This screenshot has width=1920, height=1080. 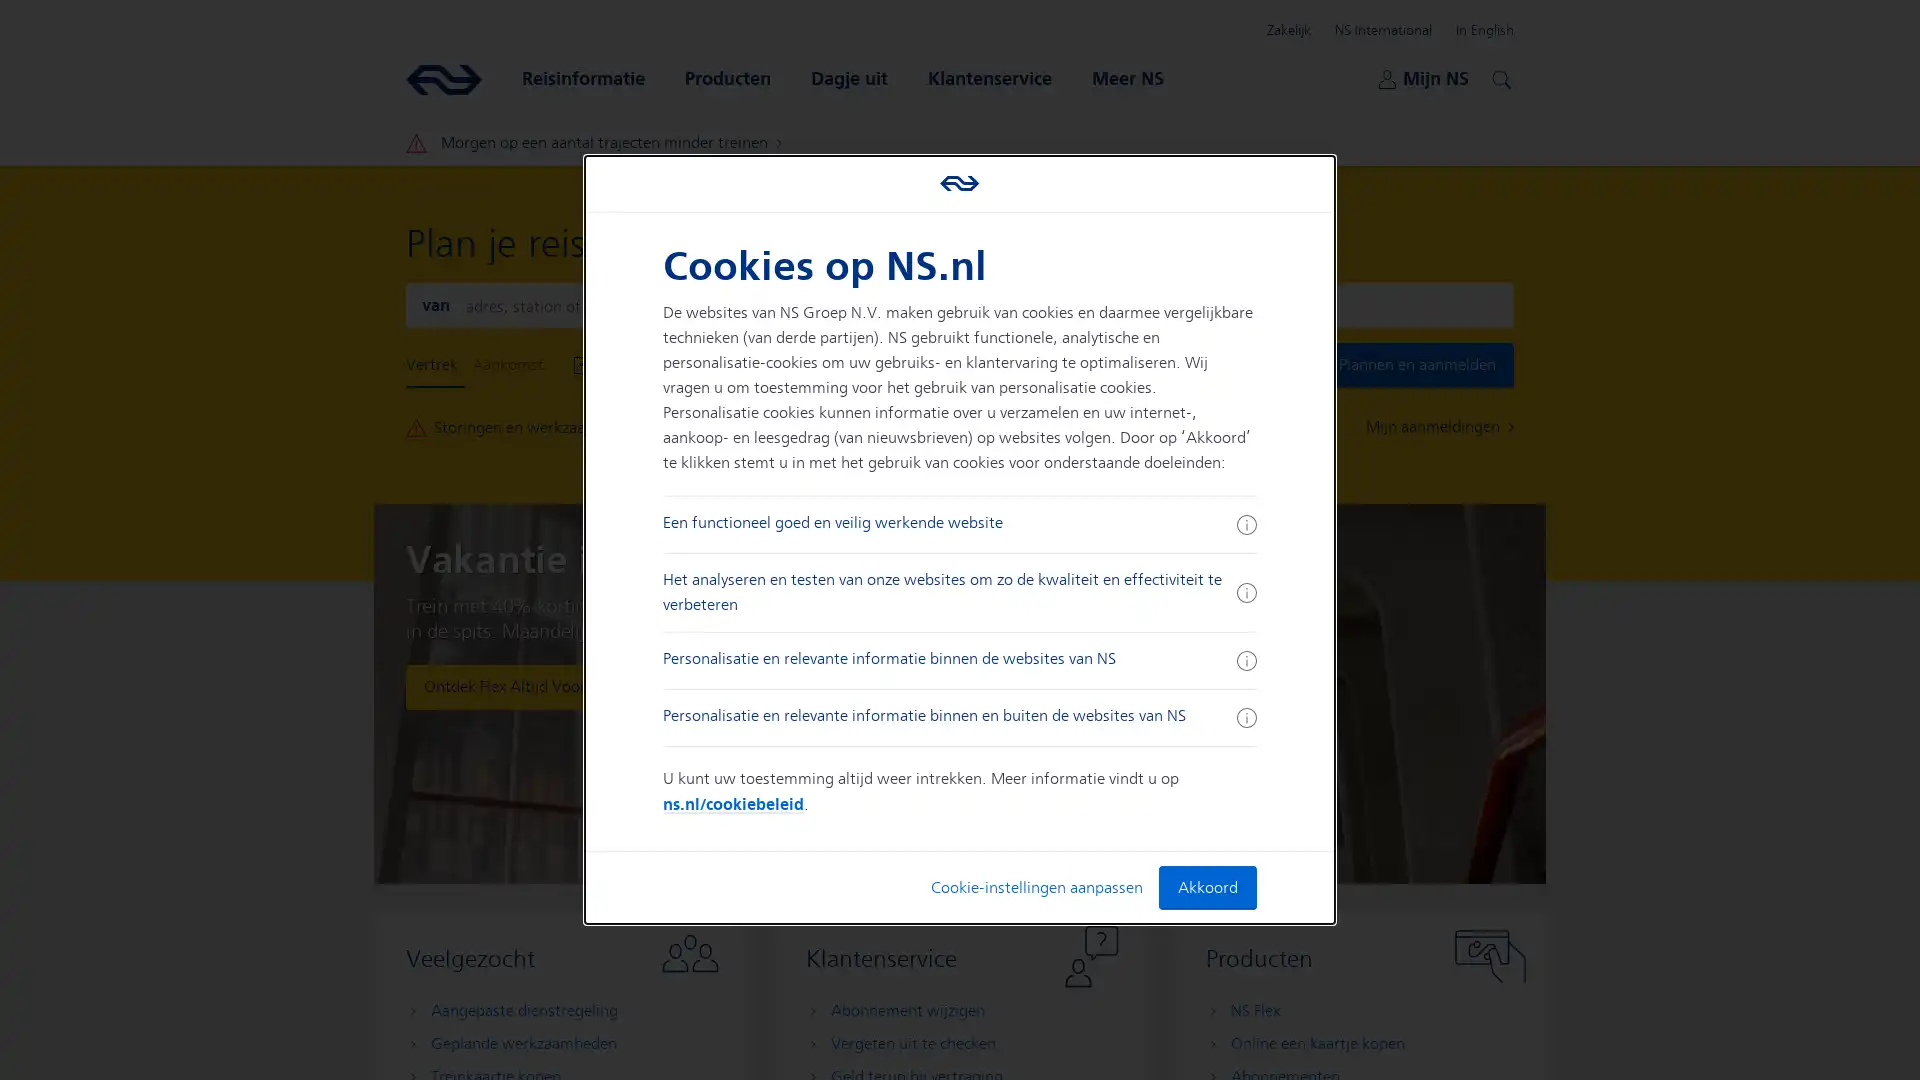 I want to click on Dagje uit Open submenu, so click(x=849, y=77).